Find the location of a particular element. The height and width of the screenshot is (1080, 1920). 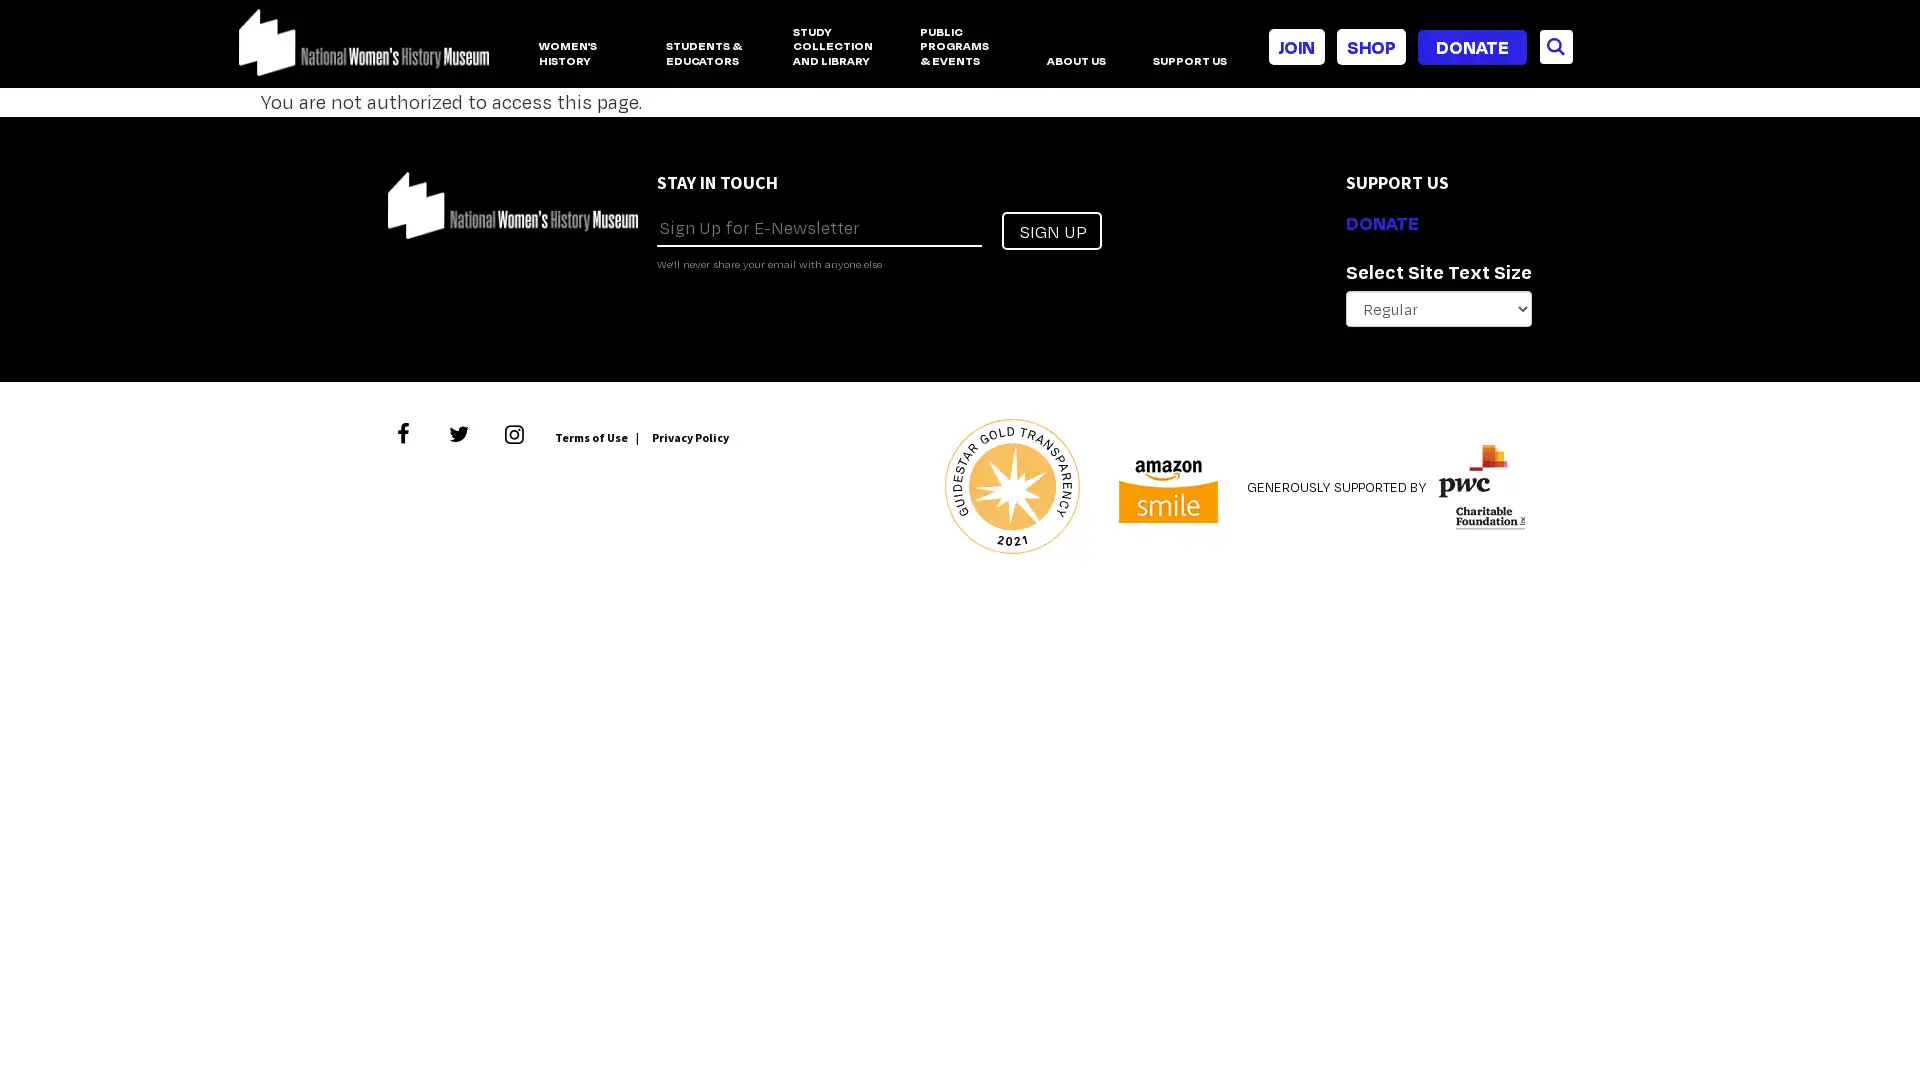

SIGN UP is located at coordinates (1050, 230).